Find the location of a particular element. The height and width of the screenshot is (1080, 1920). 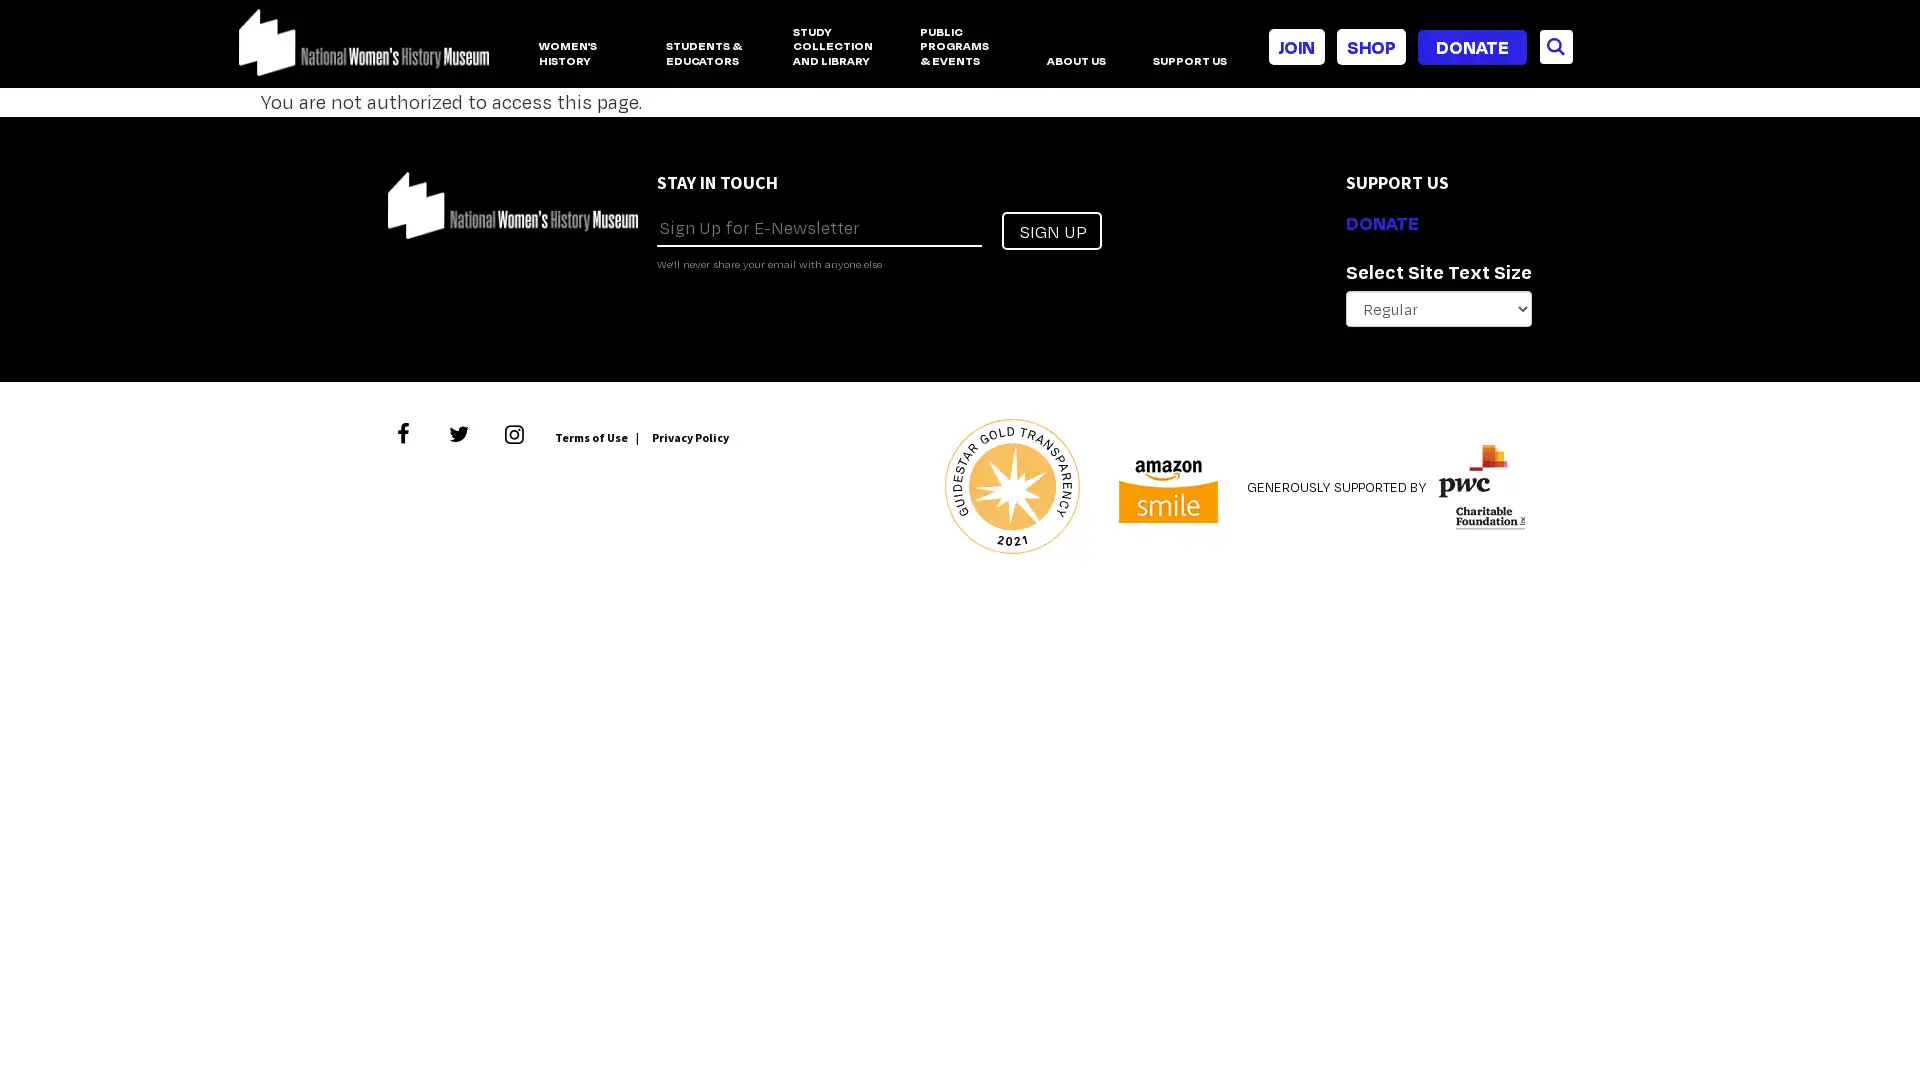

SIGN UP is located at coordinates (1050, 230).